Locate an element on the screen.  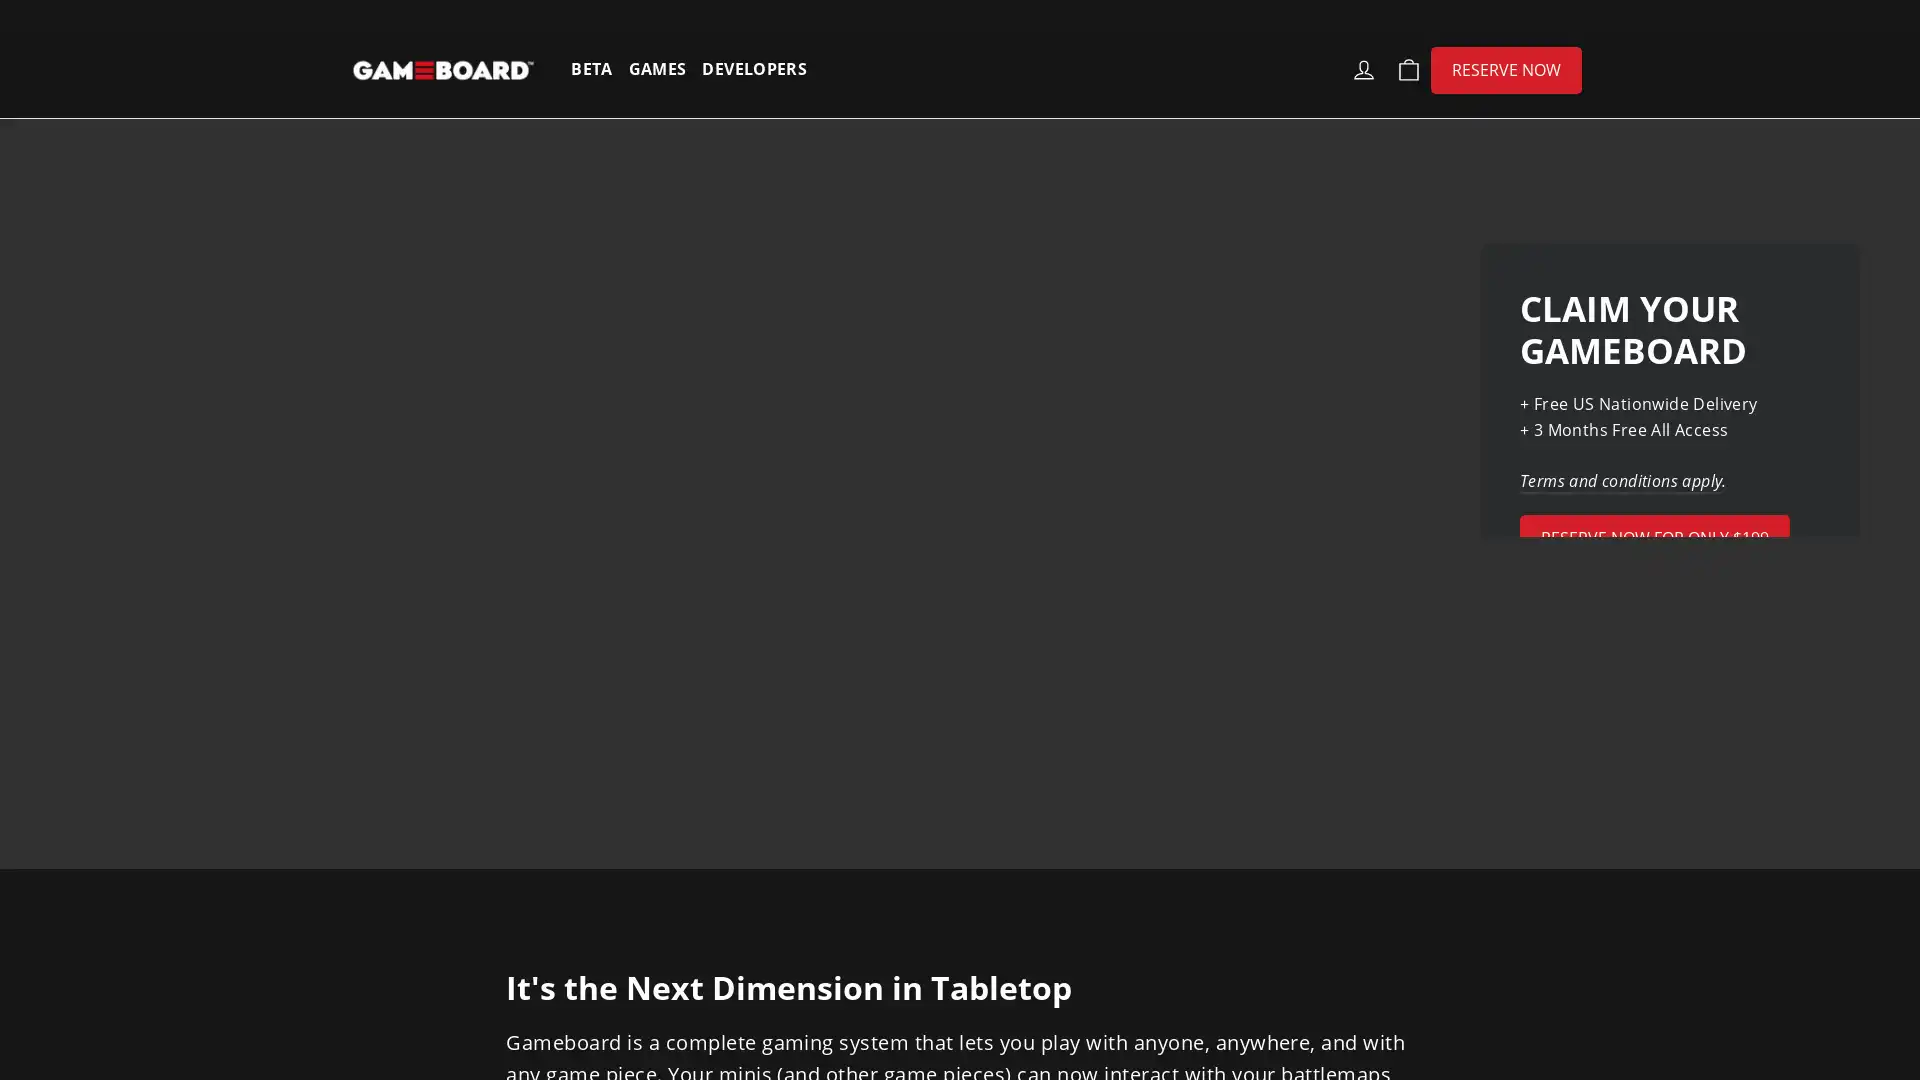
NO THANKS is located at coordinates (960, 943).